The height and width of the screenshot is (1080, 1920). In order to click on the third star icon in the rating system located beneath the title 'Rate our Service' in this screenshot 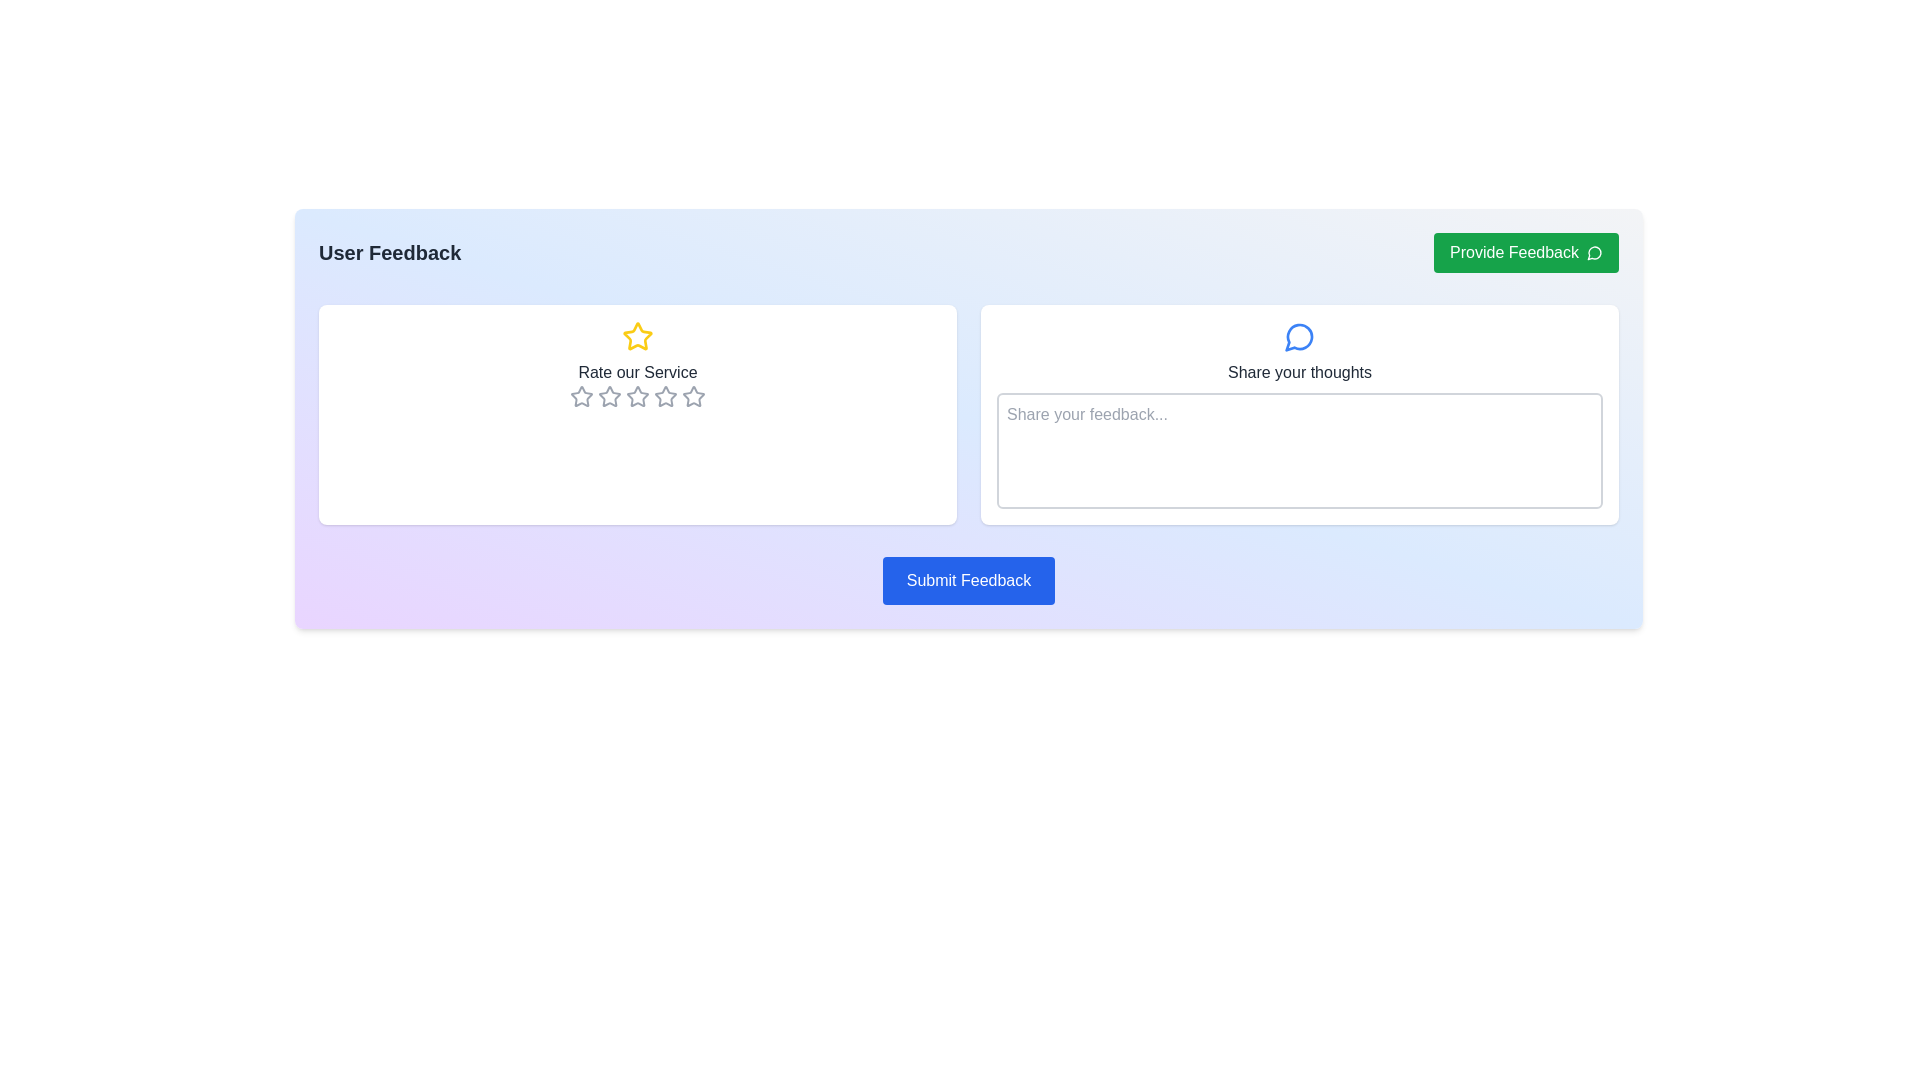, I will do `click(608, 397)`.